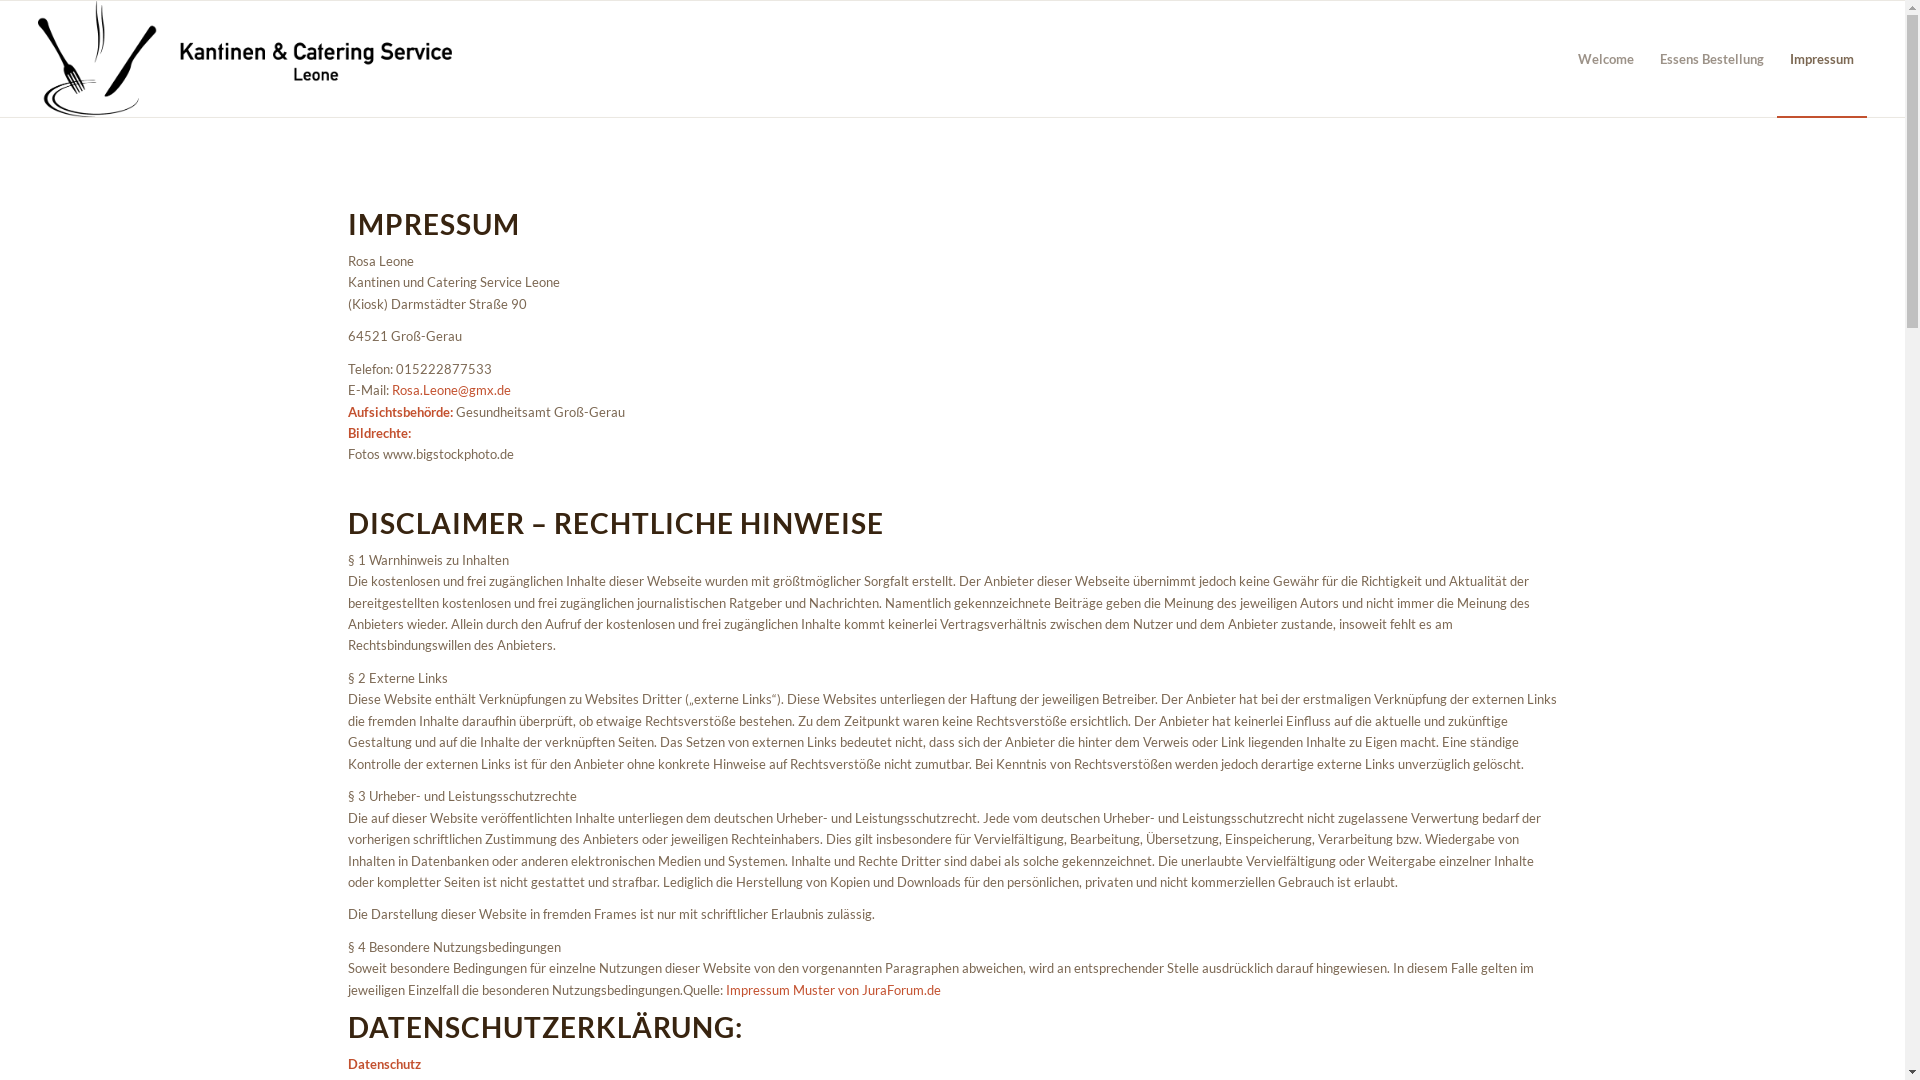 The image size is (1920, 1080). I want to click on 'Impressum Muster von JuraForum.de', so click(833, 990).